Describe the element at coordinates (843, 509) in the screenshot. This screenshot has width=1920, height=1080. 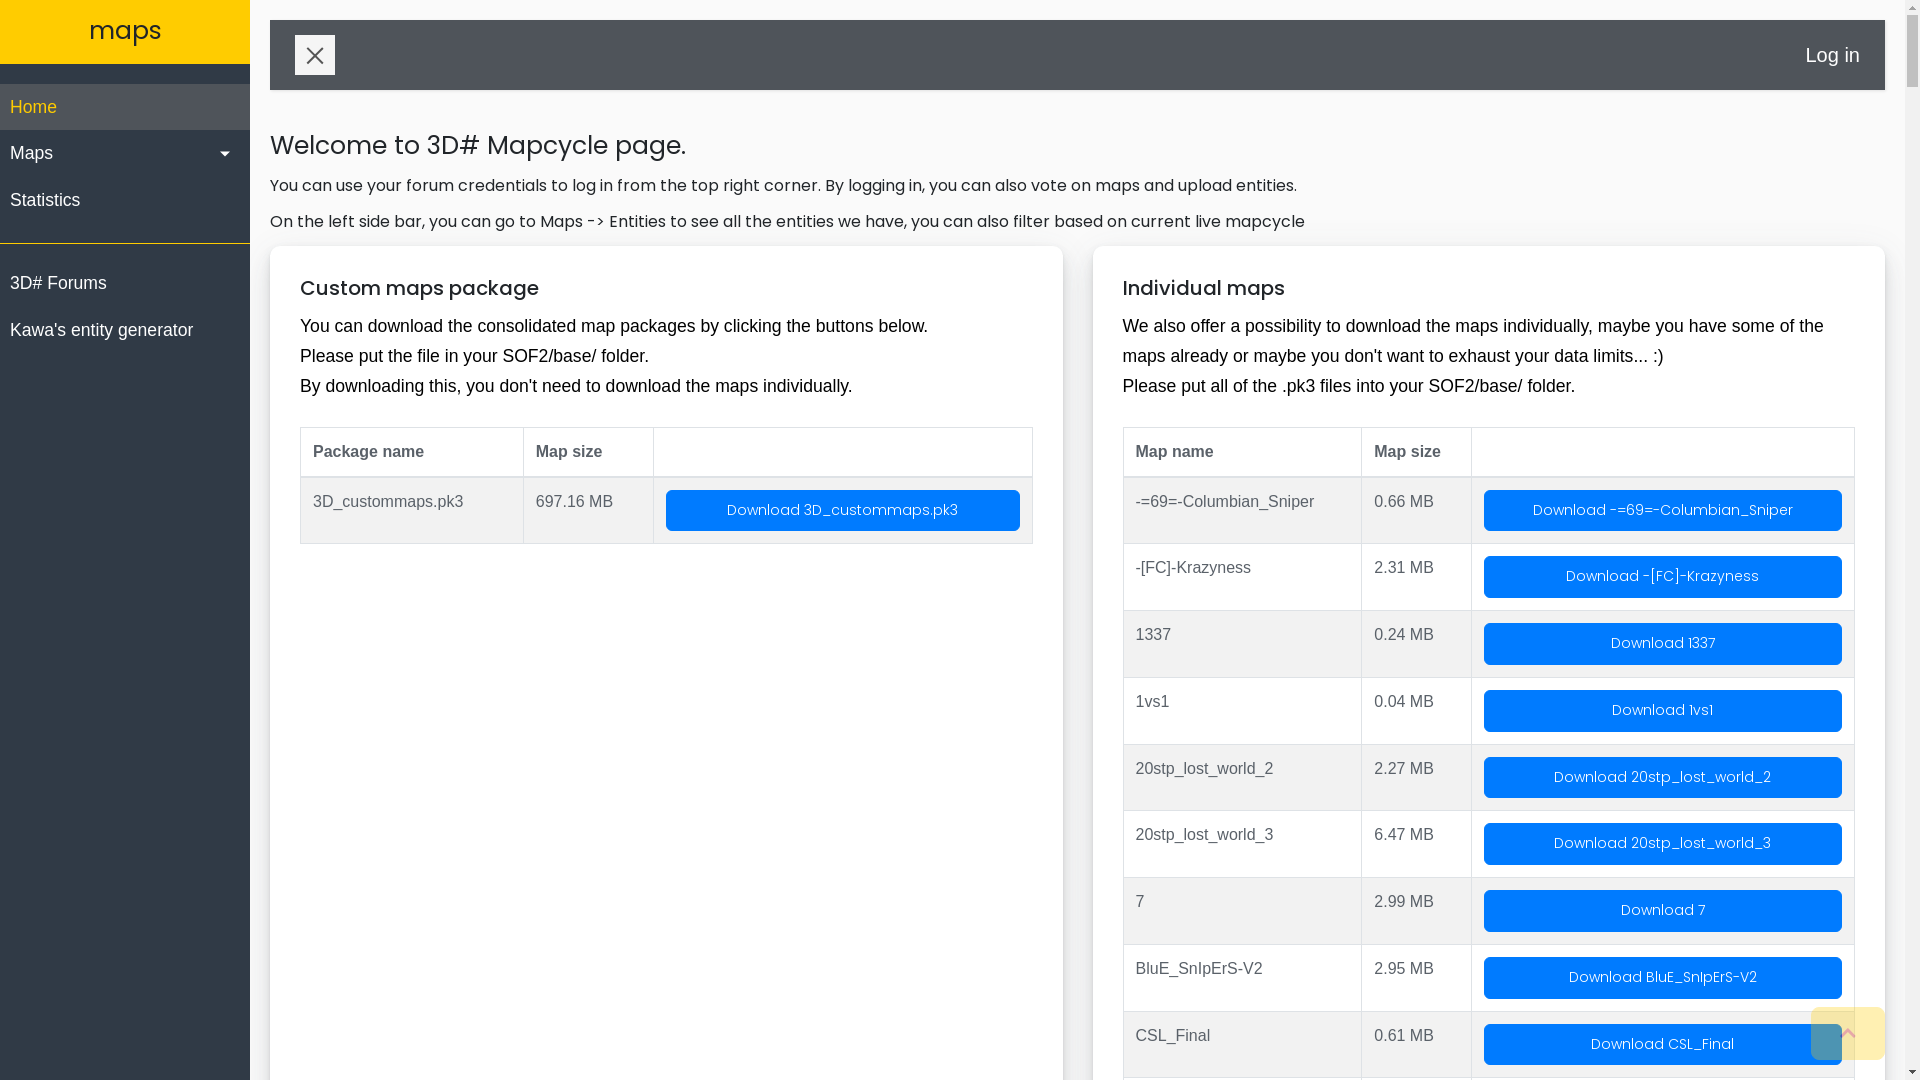
I see `'Download 3D_custommaps.pk3'` at that location.